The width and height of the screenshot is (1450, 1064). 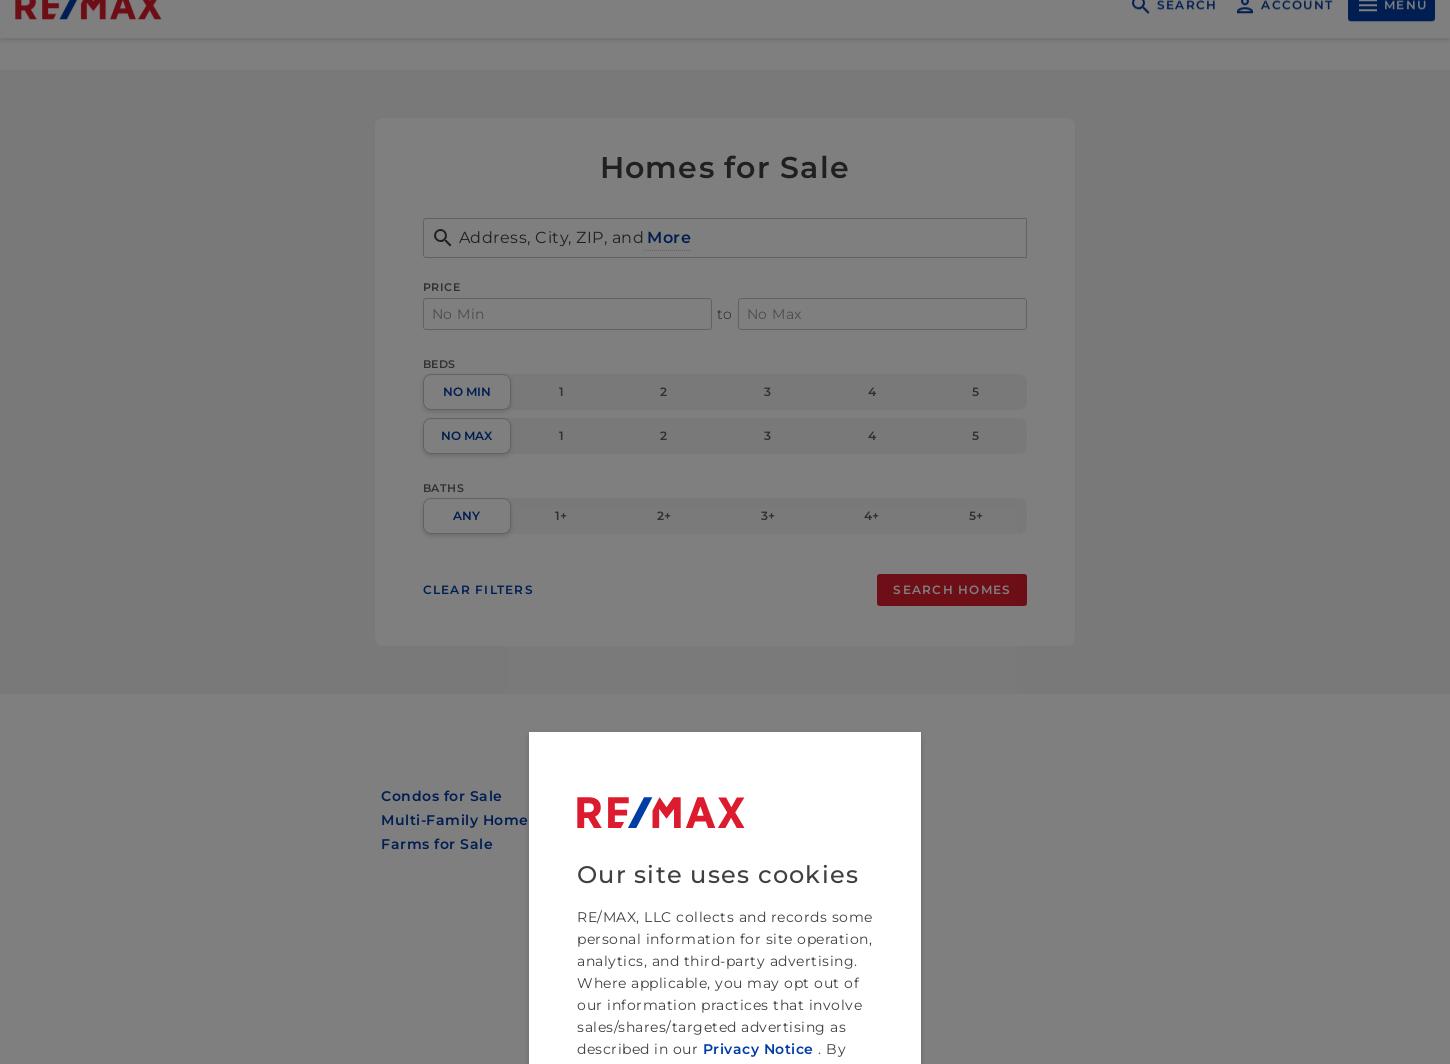 I want to click on 'No Min', so click(x=440, y=391).